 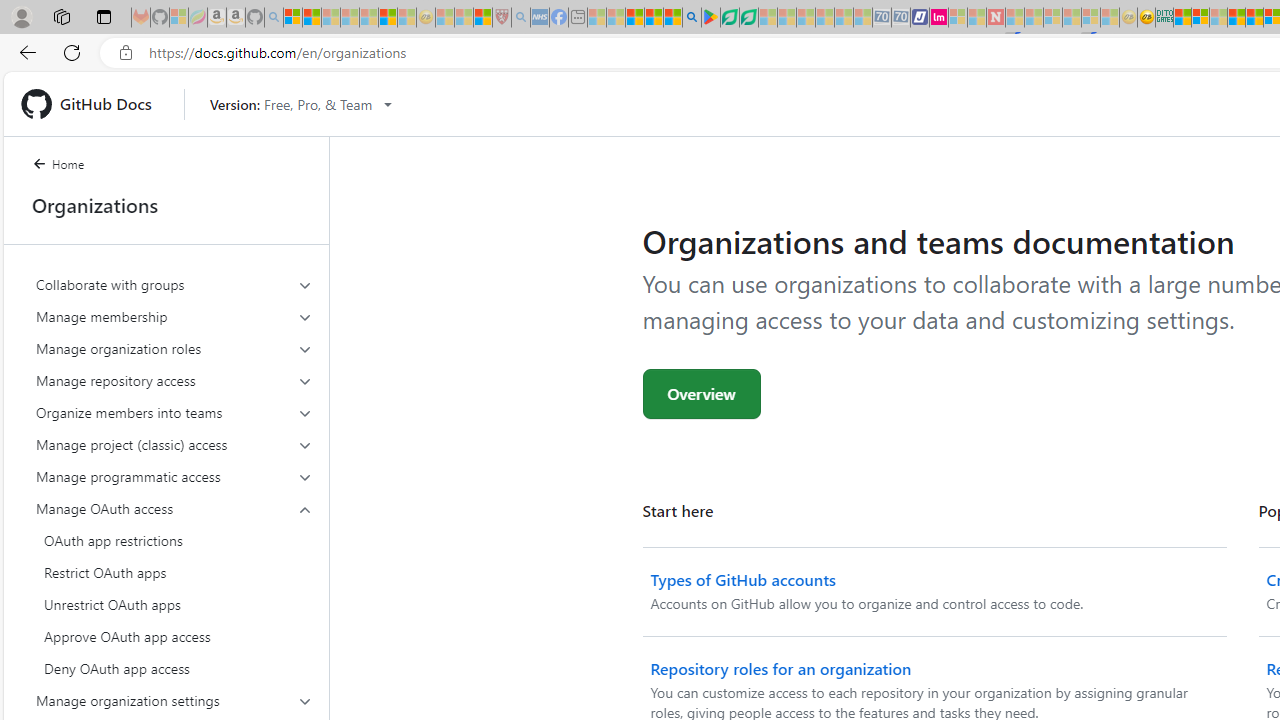 I want to click on 'Organize members into teams', so click(x=174, y=411).